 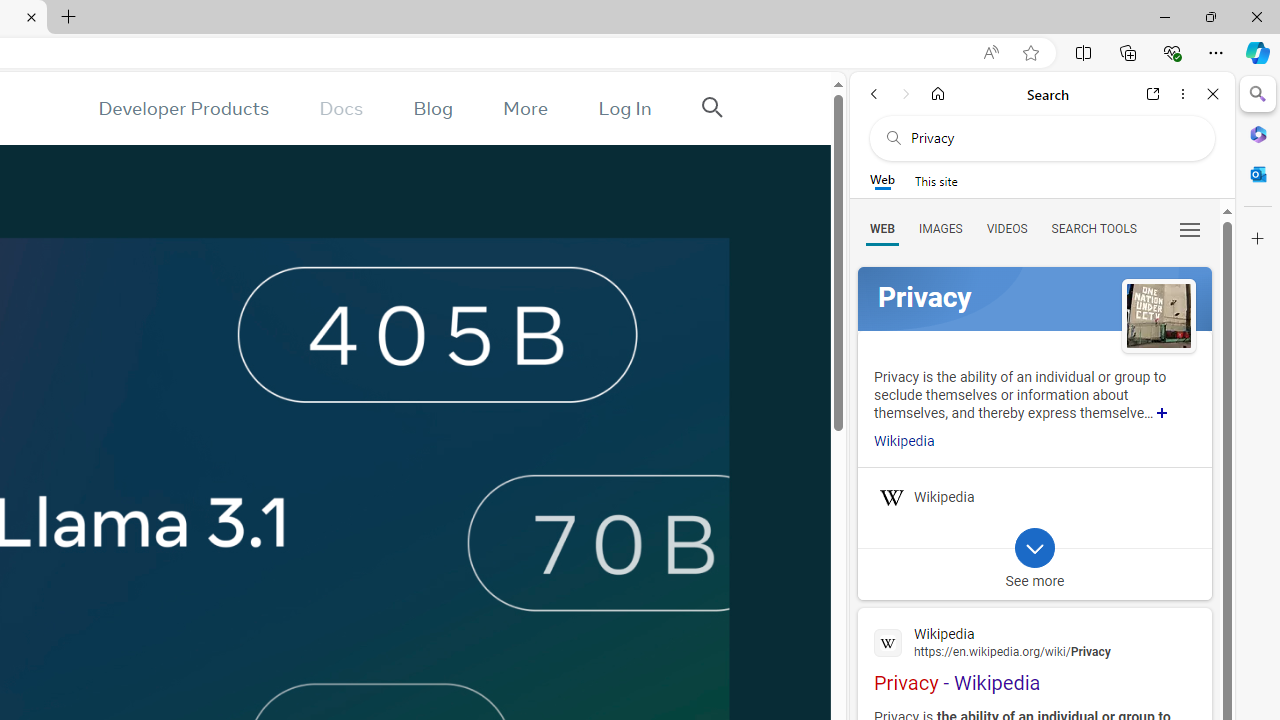 What do you see at coordinates (1051, 137) in the screenshot?
I see `'Search the web'` at bounding box center [1051, 137].